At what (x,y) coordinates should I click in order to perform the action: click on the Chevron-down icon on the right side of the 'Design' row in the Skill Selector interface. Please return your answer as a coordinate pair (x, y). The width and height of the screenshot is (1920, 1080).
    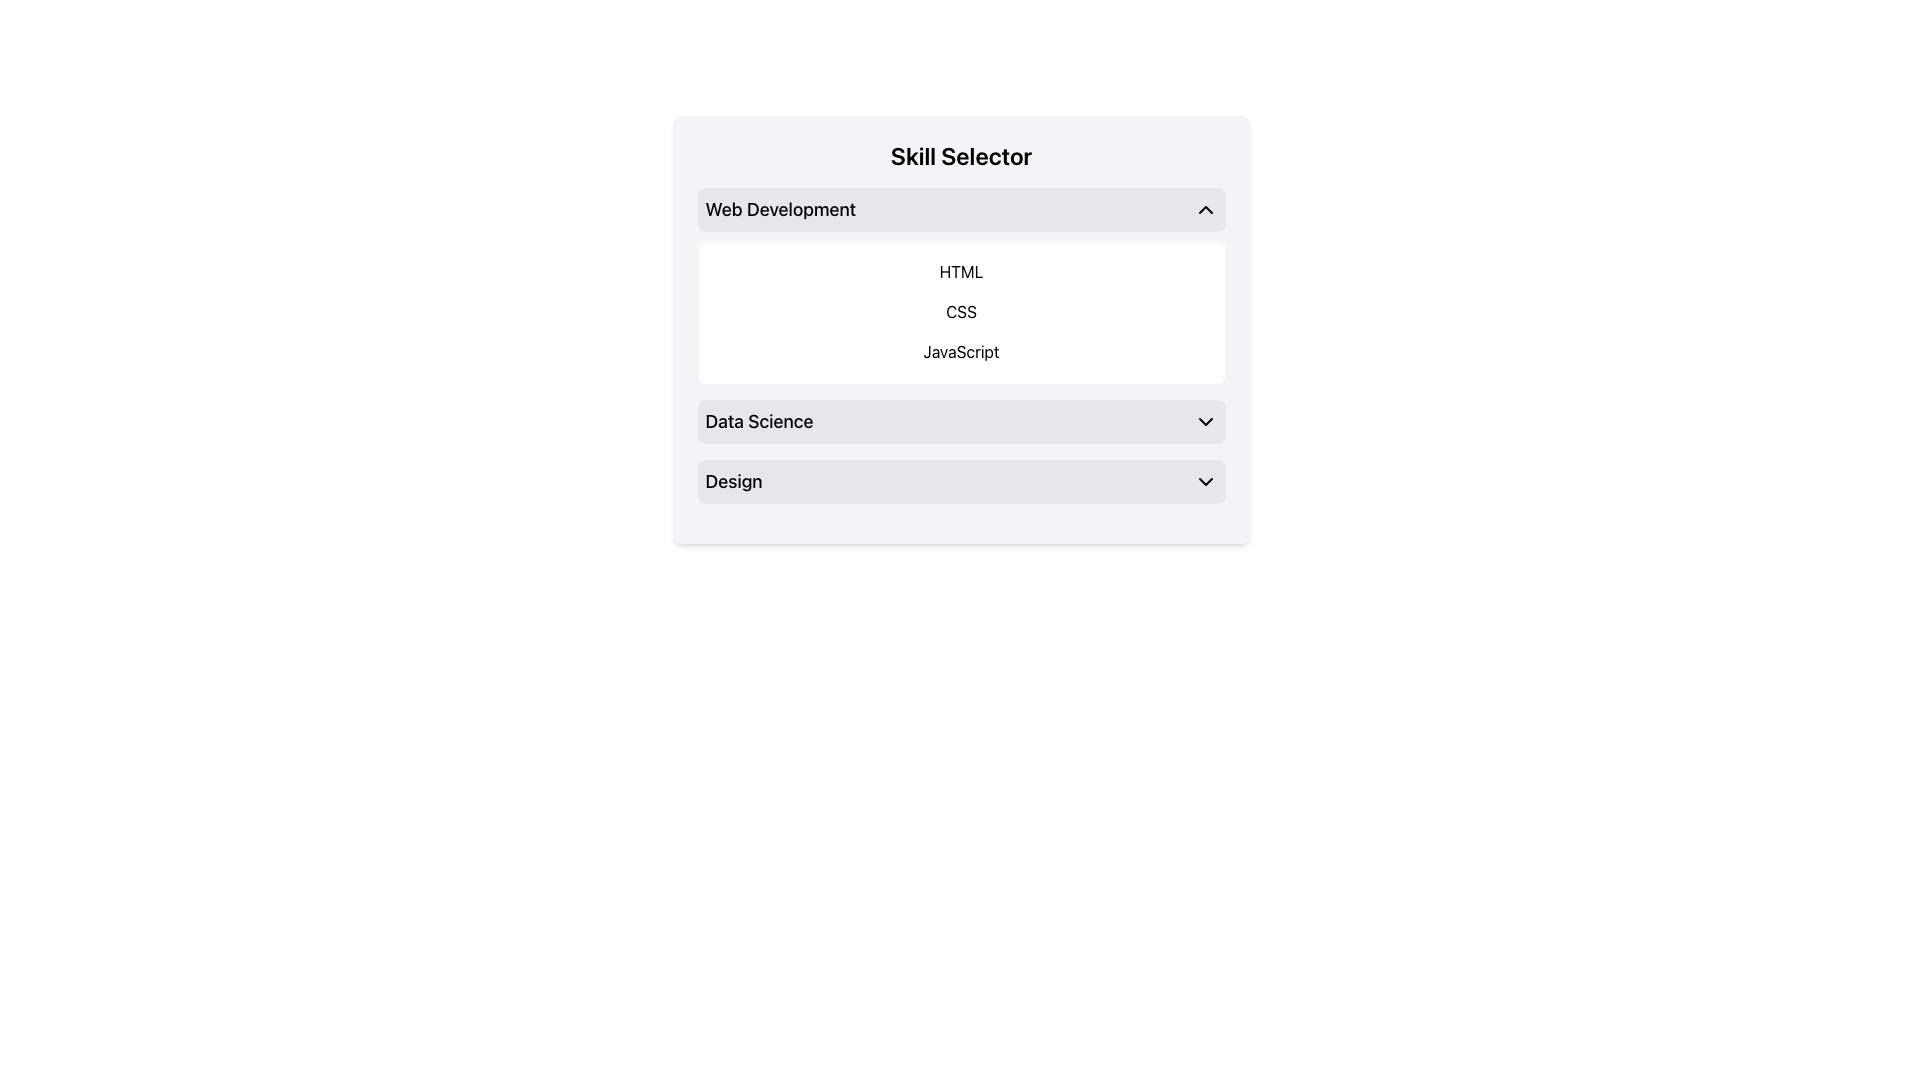
    Looking at the image, I should click on (1204, 482).